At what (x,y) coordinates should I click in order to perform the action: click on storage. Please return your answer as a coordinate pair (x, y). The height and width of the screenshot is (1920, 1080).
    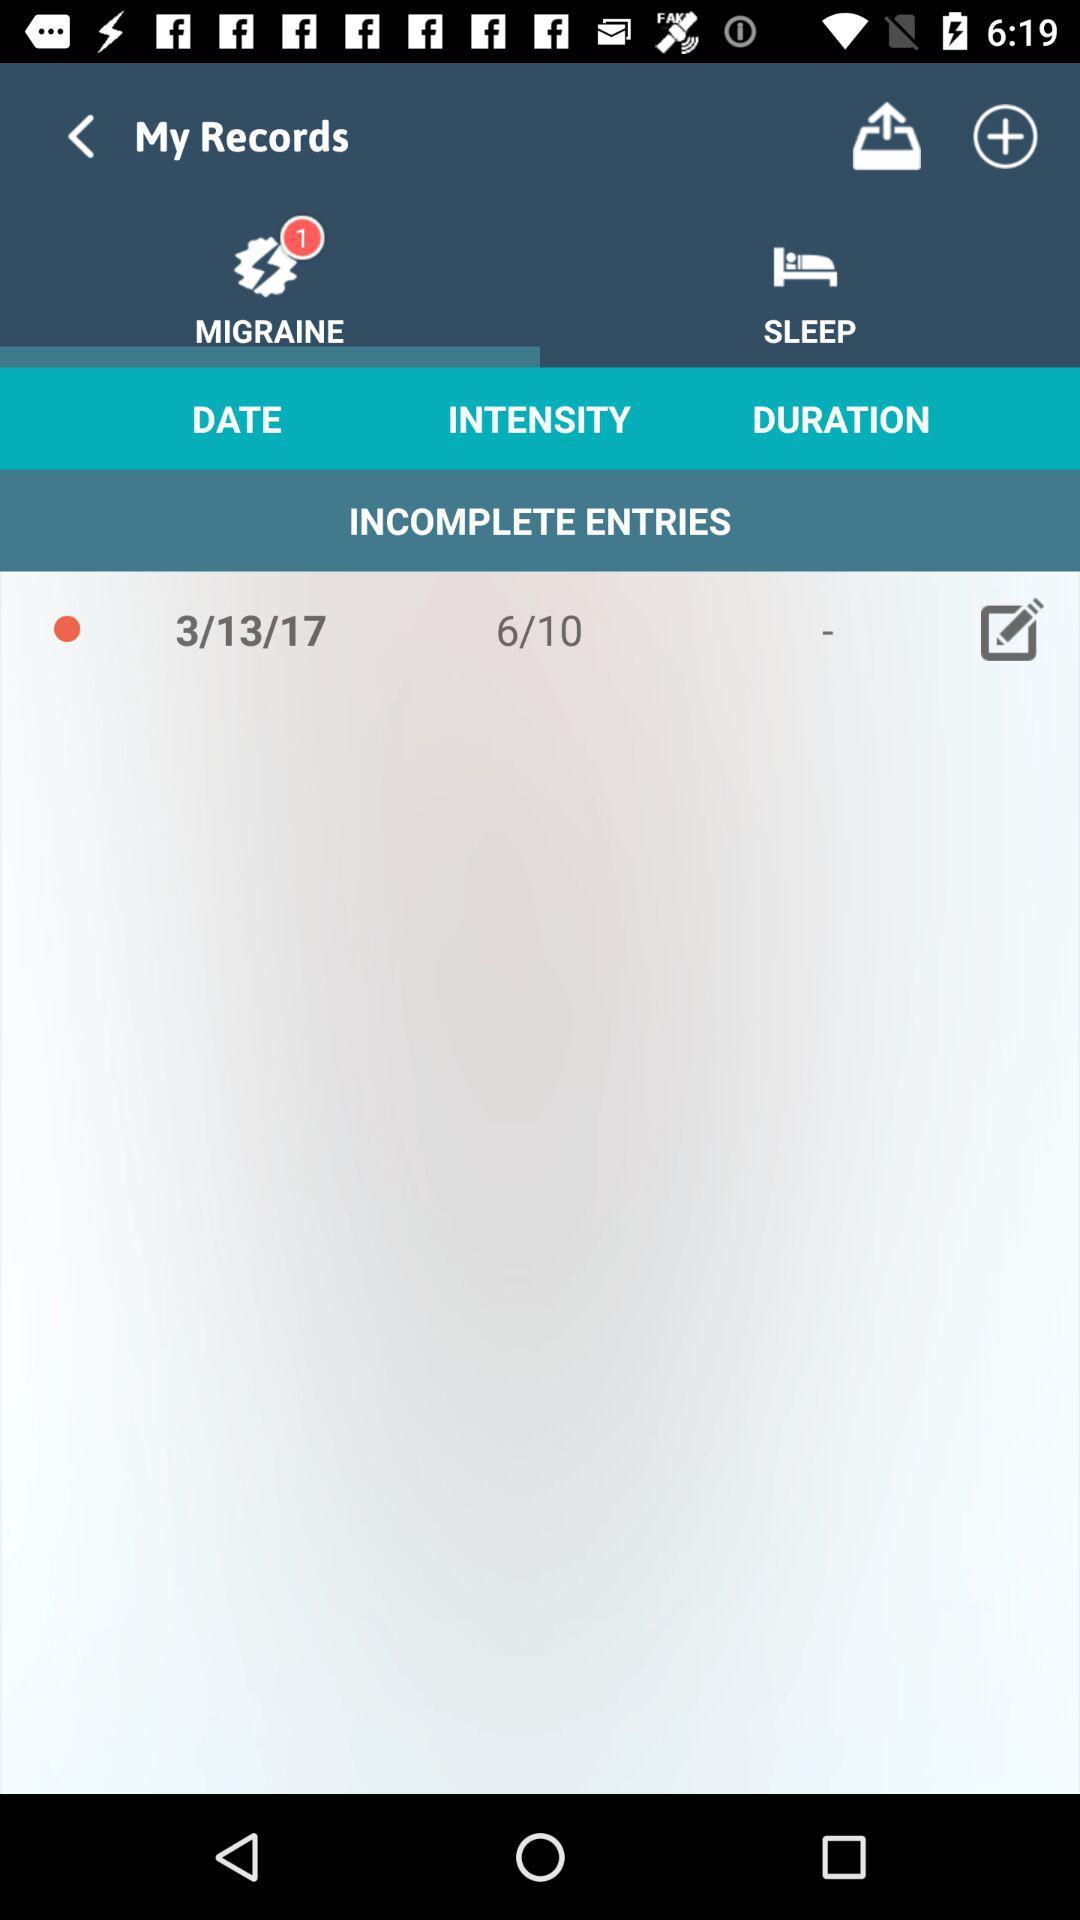
    Looking at the image, I should click on (885, 135).